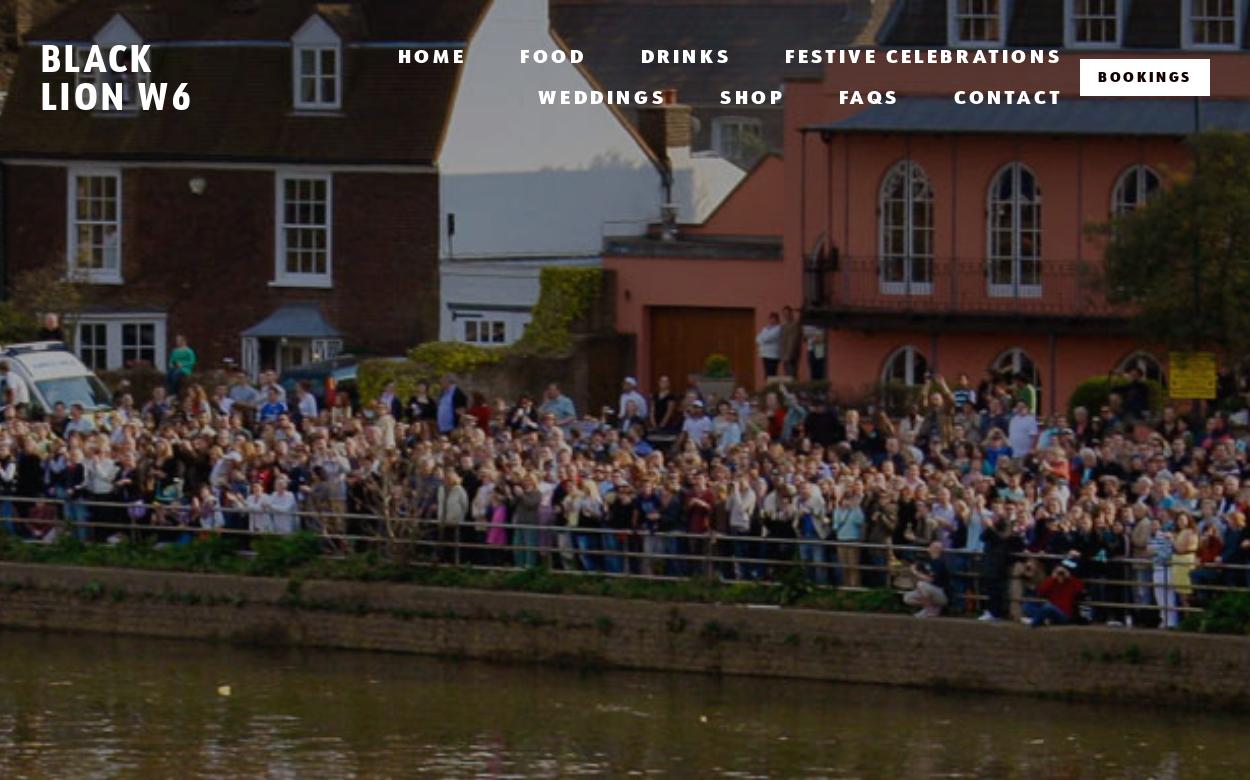 The image size is (1250, 780). What do you see at coordinates (923, 57) in the screenshot?
I see `'Festive Celebrations'` at bounding box center [923, 57].